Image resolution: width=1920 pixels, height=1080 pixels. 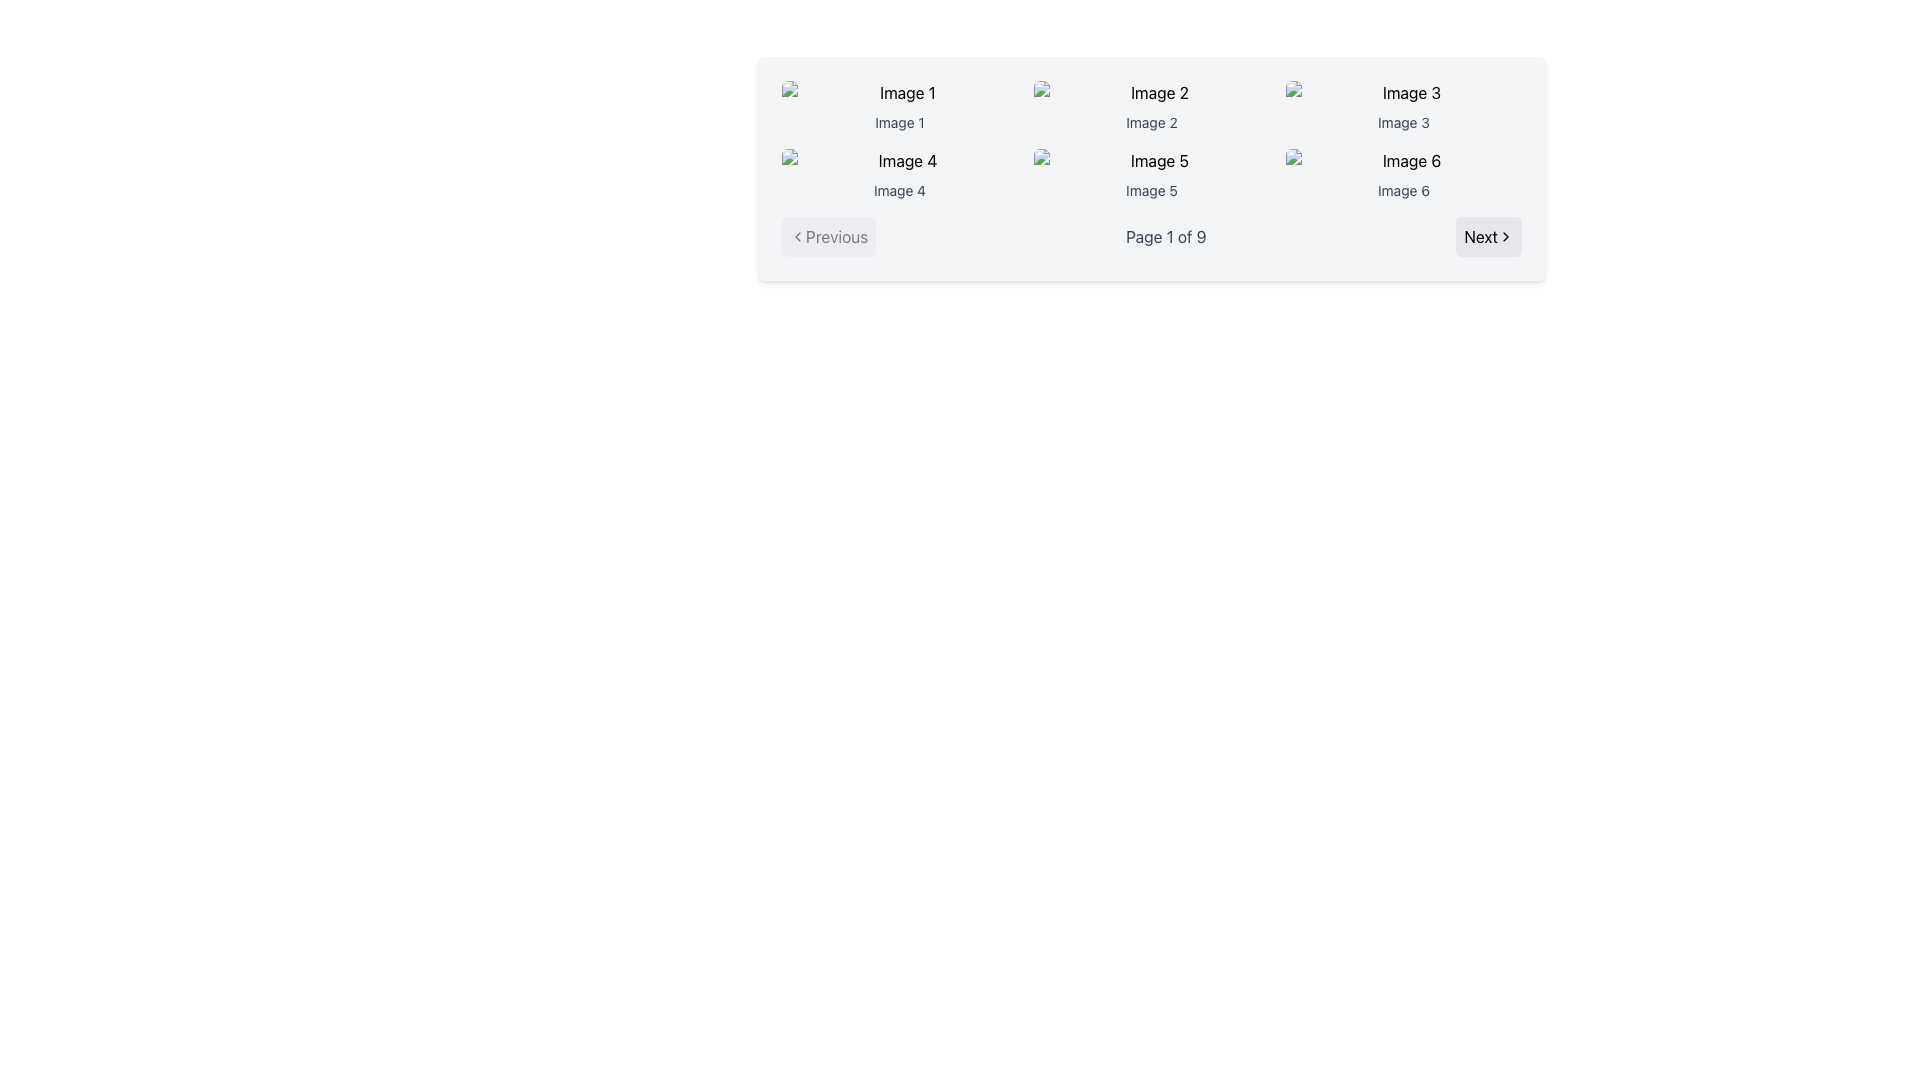 I want to click on the text label located below the first image in the top-left corner of the grid, which provides a descriptive title for the image, so click(x=899, y=123).